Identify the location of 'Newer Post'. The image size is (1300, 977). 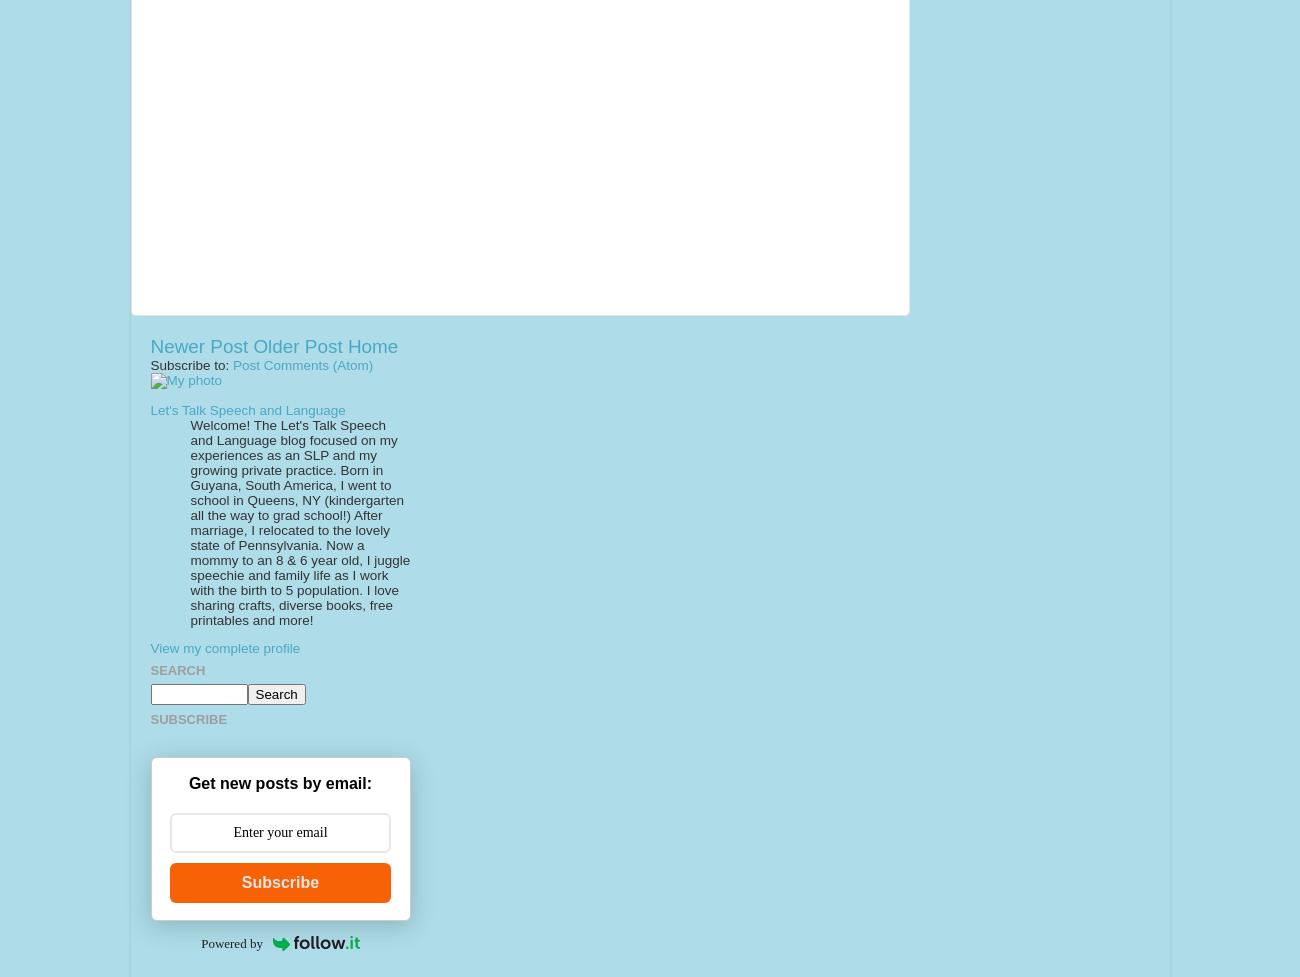
(149, 346).